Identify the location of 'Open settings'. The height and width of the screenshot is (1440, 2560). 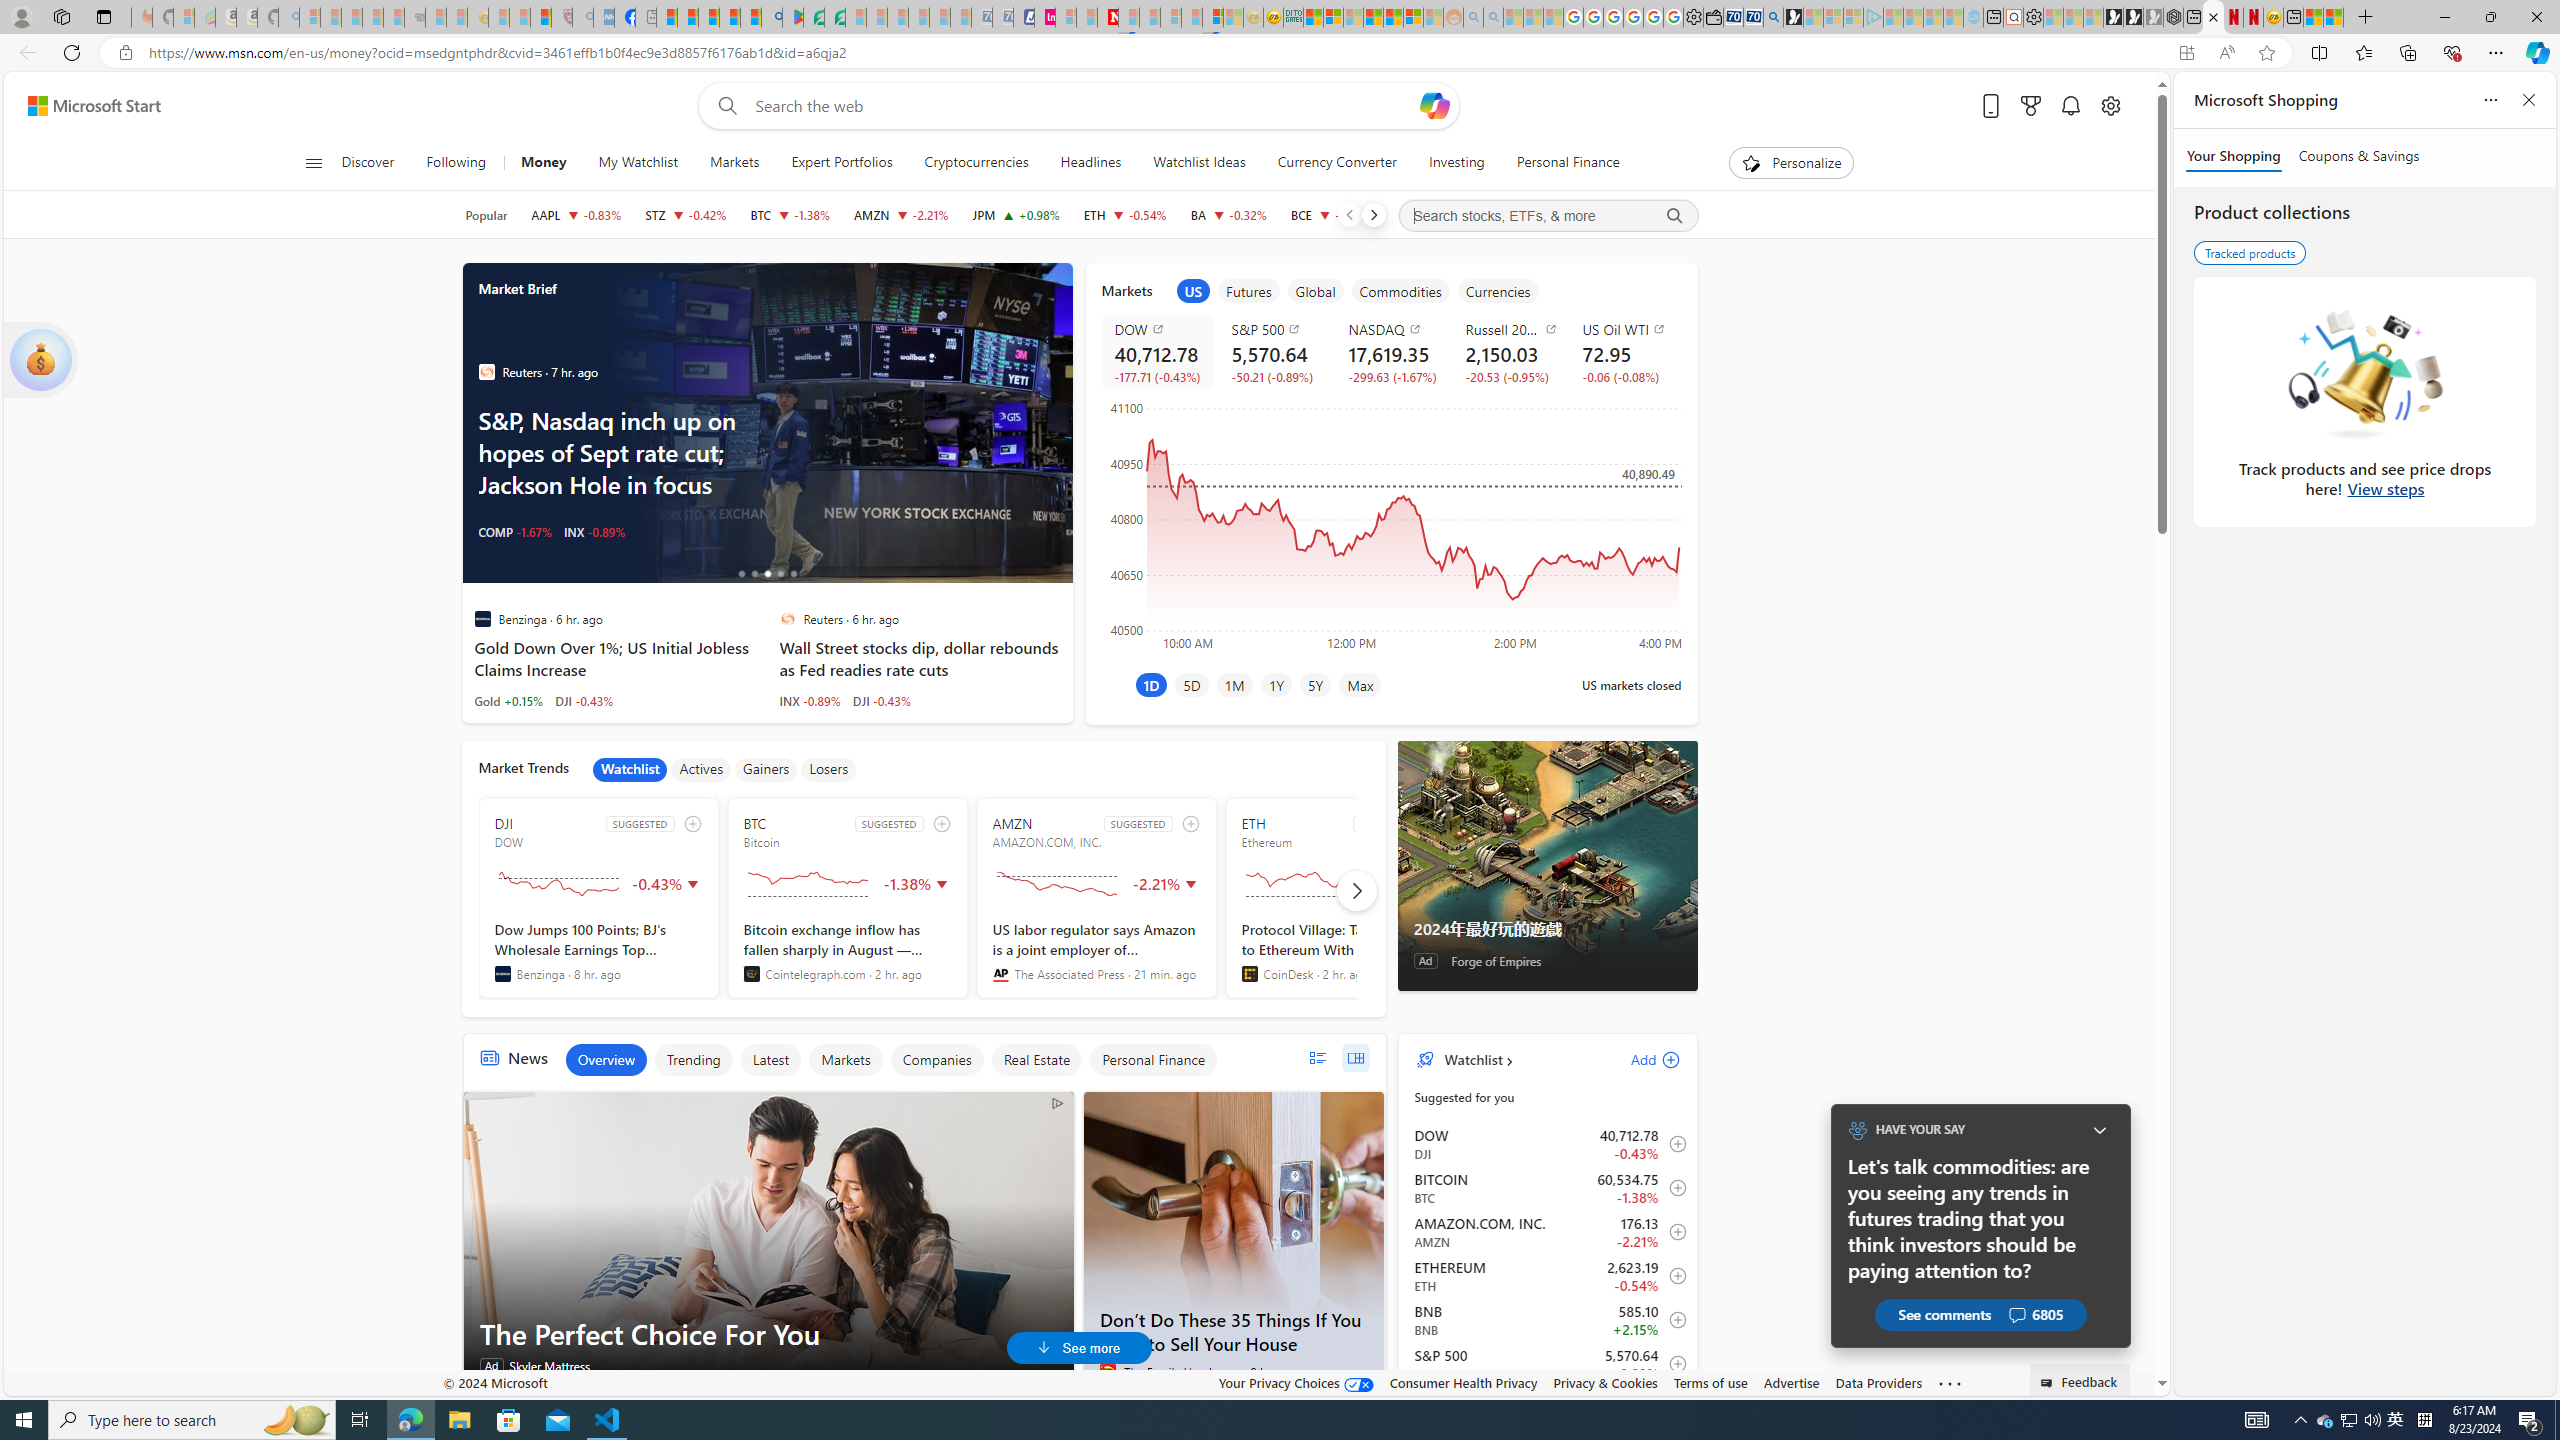
(2108, 106).